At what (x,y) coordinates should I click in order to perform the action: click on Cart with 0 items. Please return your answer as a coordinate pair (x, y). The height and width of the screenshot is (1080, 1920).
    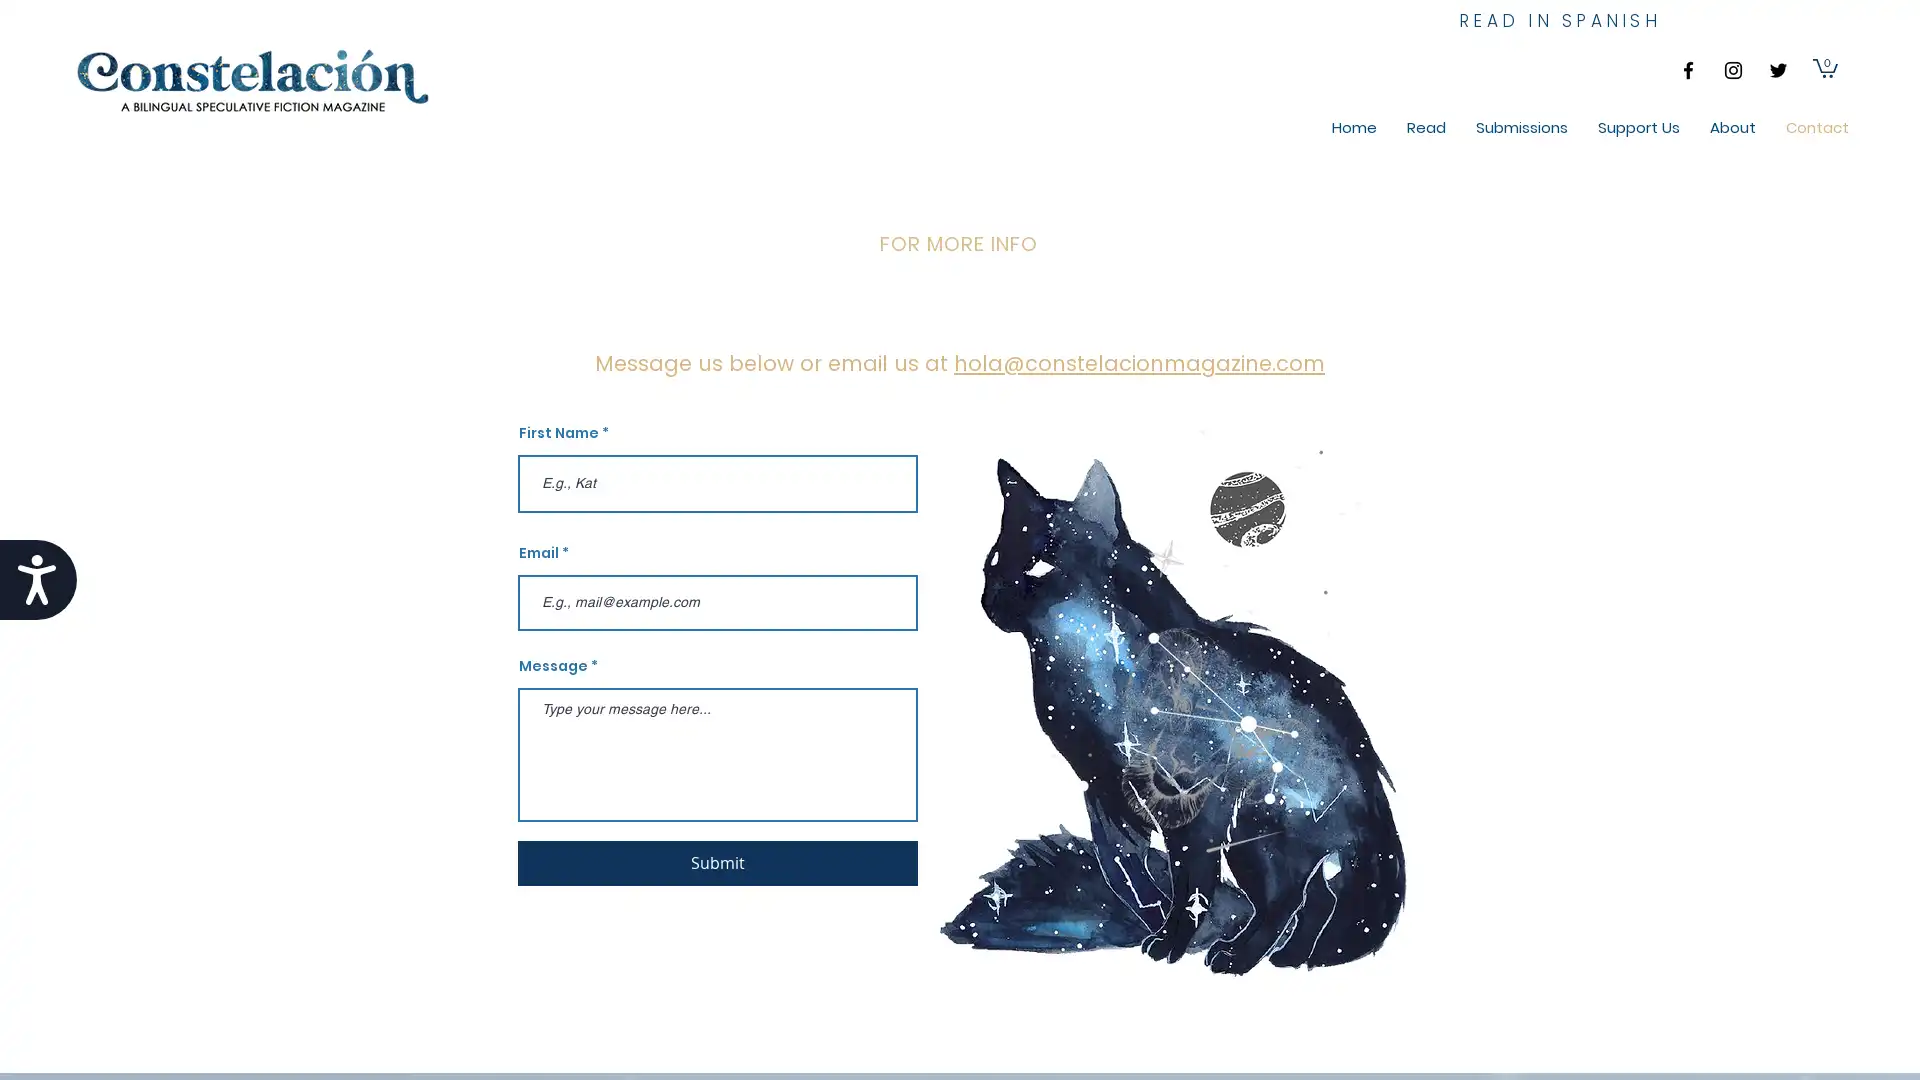
    Looking at the image, I should click on (1825, 65).